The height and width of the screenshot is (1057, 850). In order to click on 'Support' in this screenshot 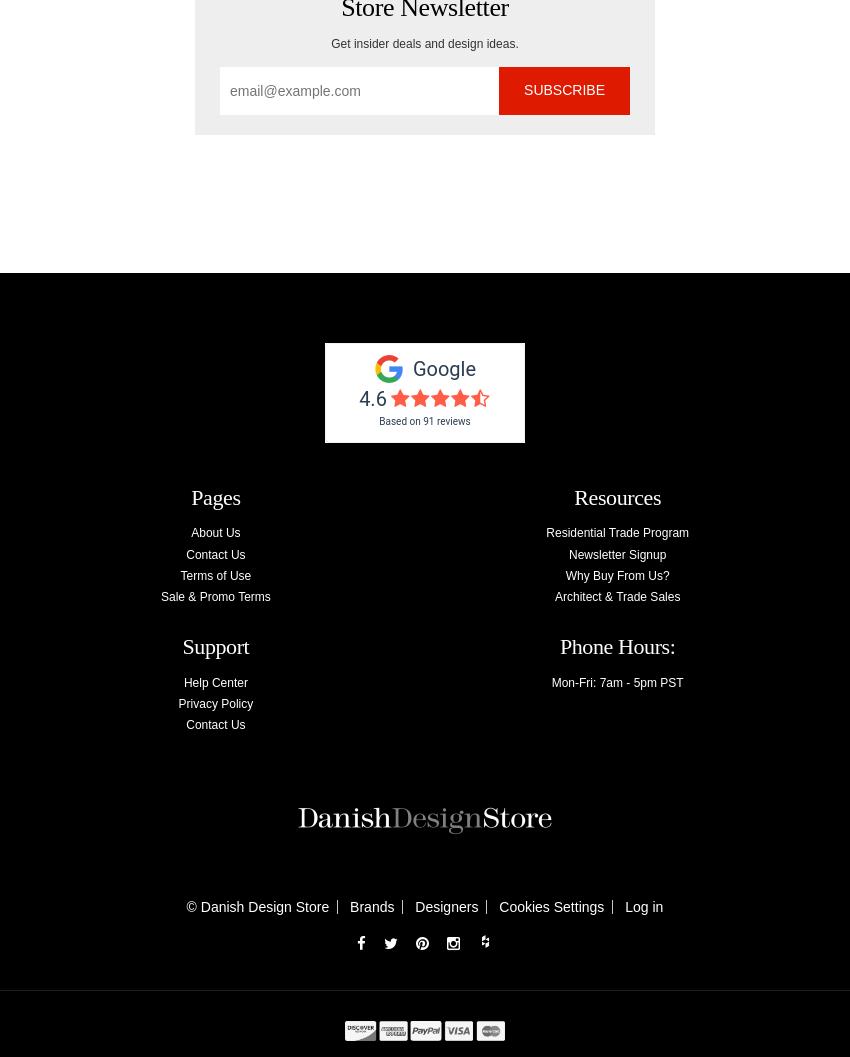, I will do `click(215, 646)`.